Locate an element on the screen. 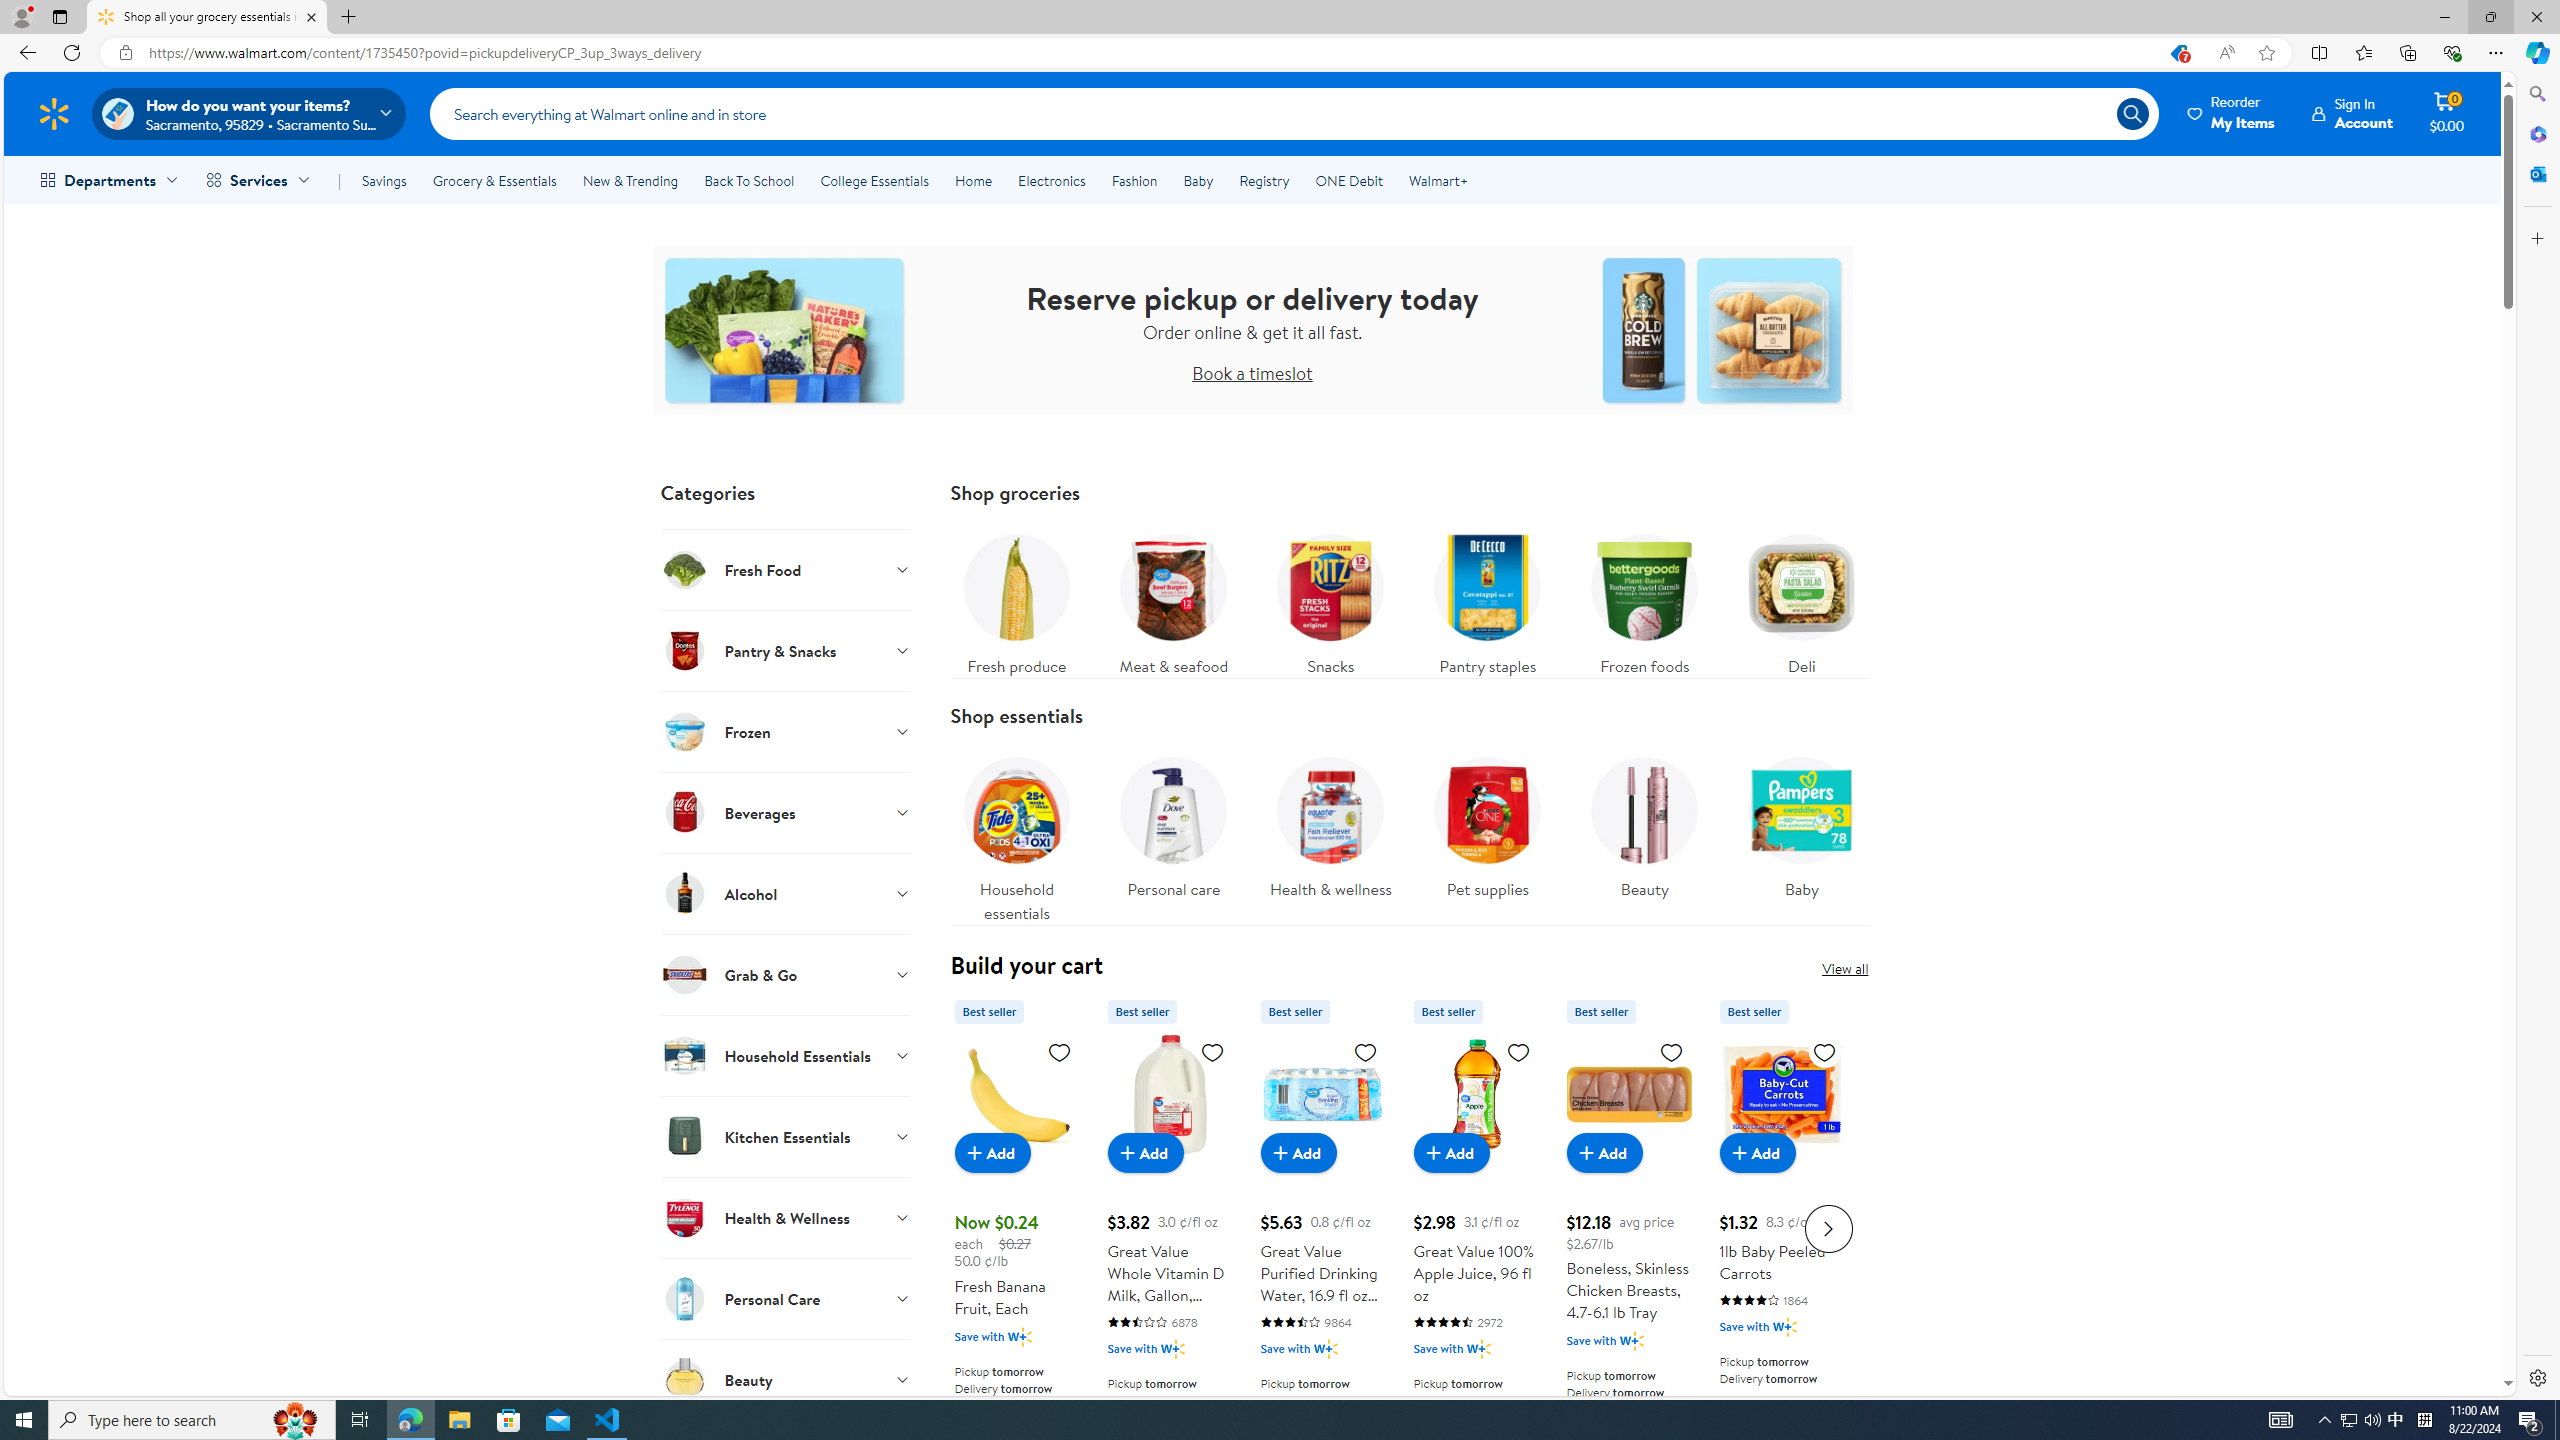  'Frozen foods' is located at coordinates (1643, 598).